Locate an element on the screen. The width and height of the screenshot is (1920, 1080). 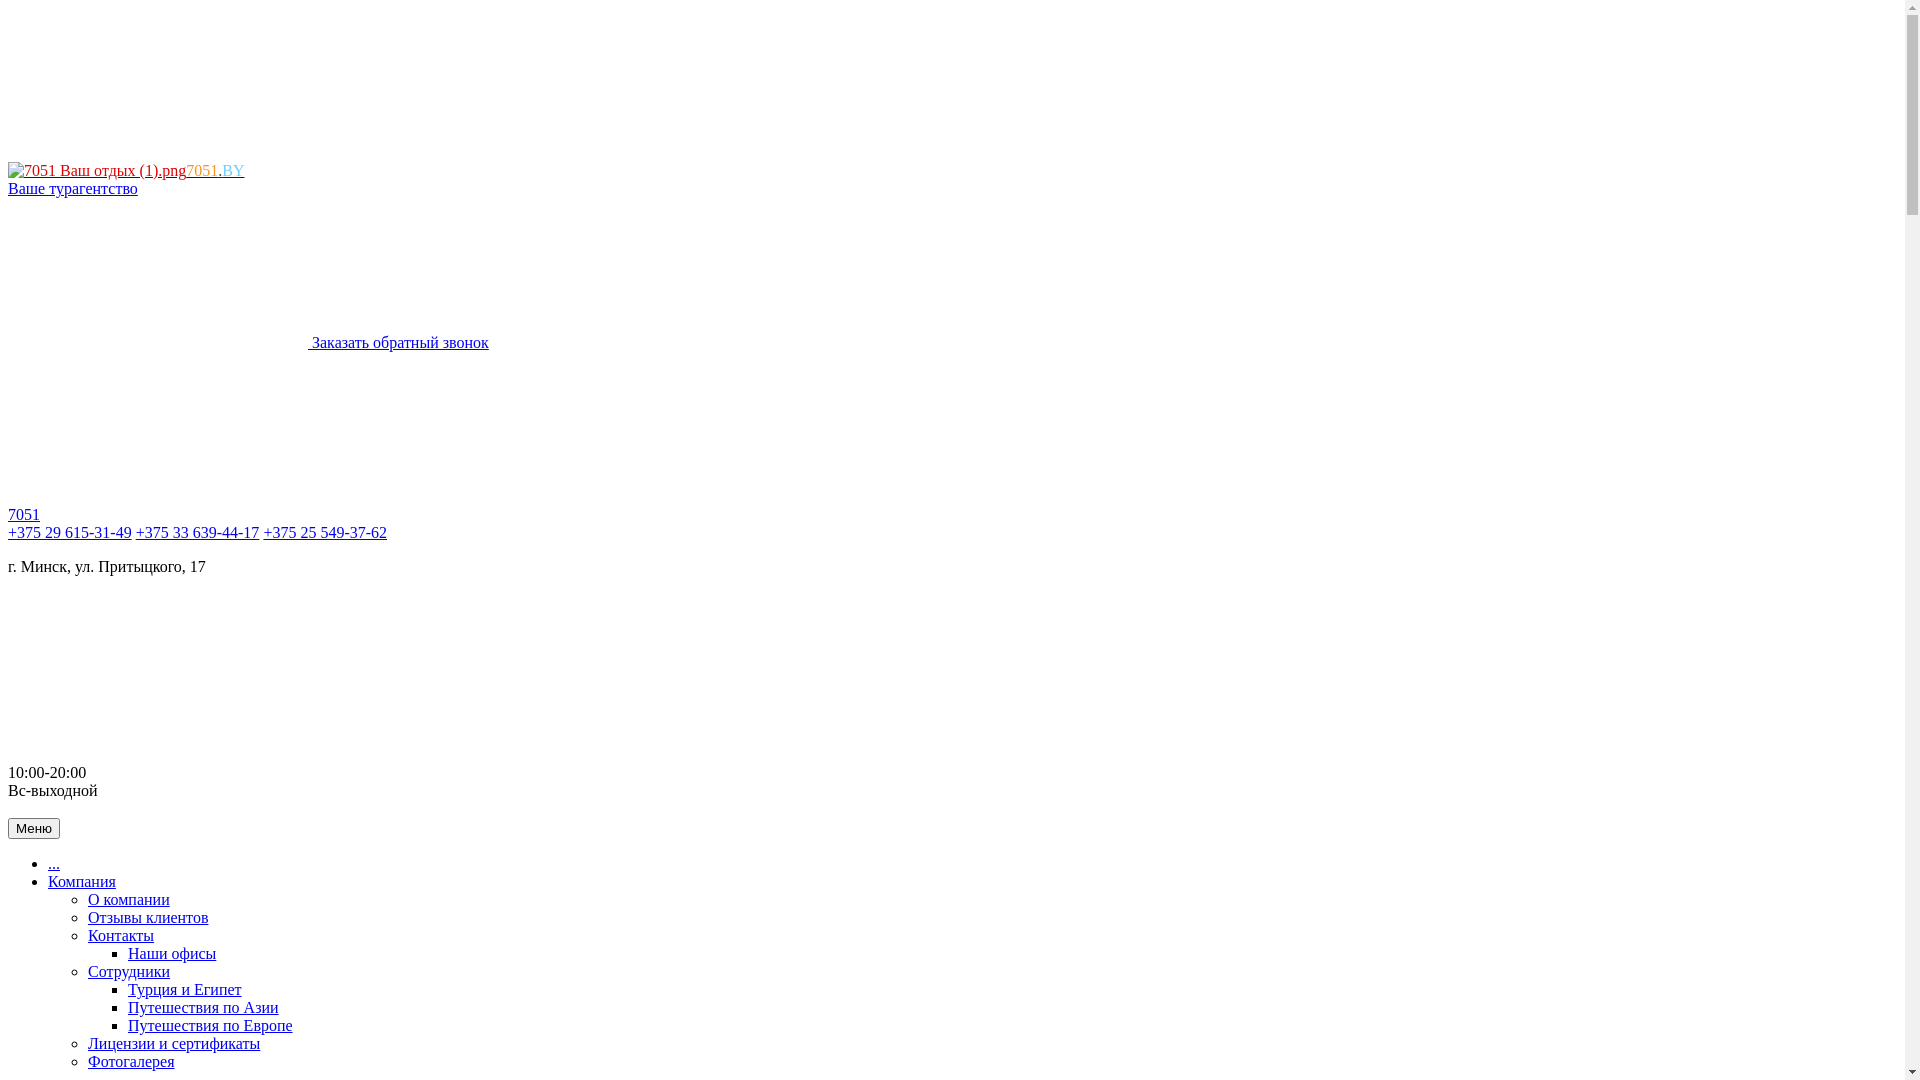
'7051' is located at coordinates (24, 513).